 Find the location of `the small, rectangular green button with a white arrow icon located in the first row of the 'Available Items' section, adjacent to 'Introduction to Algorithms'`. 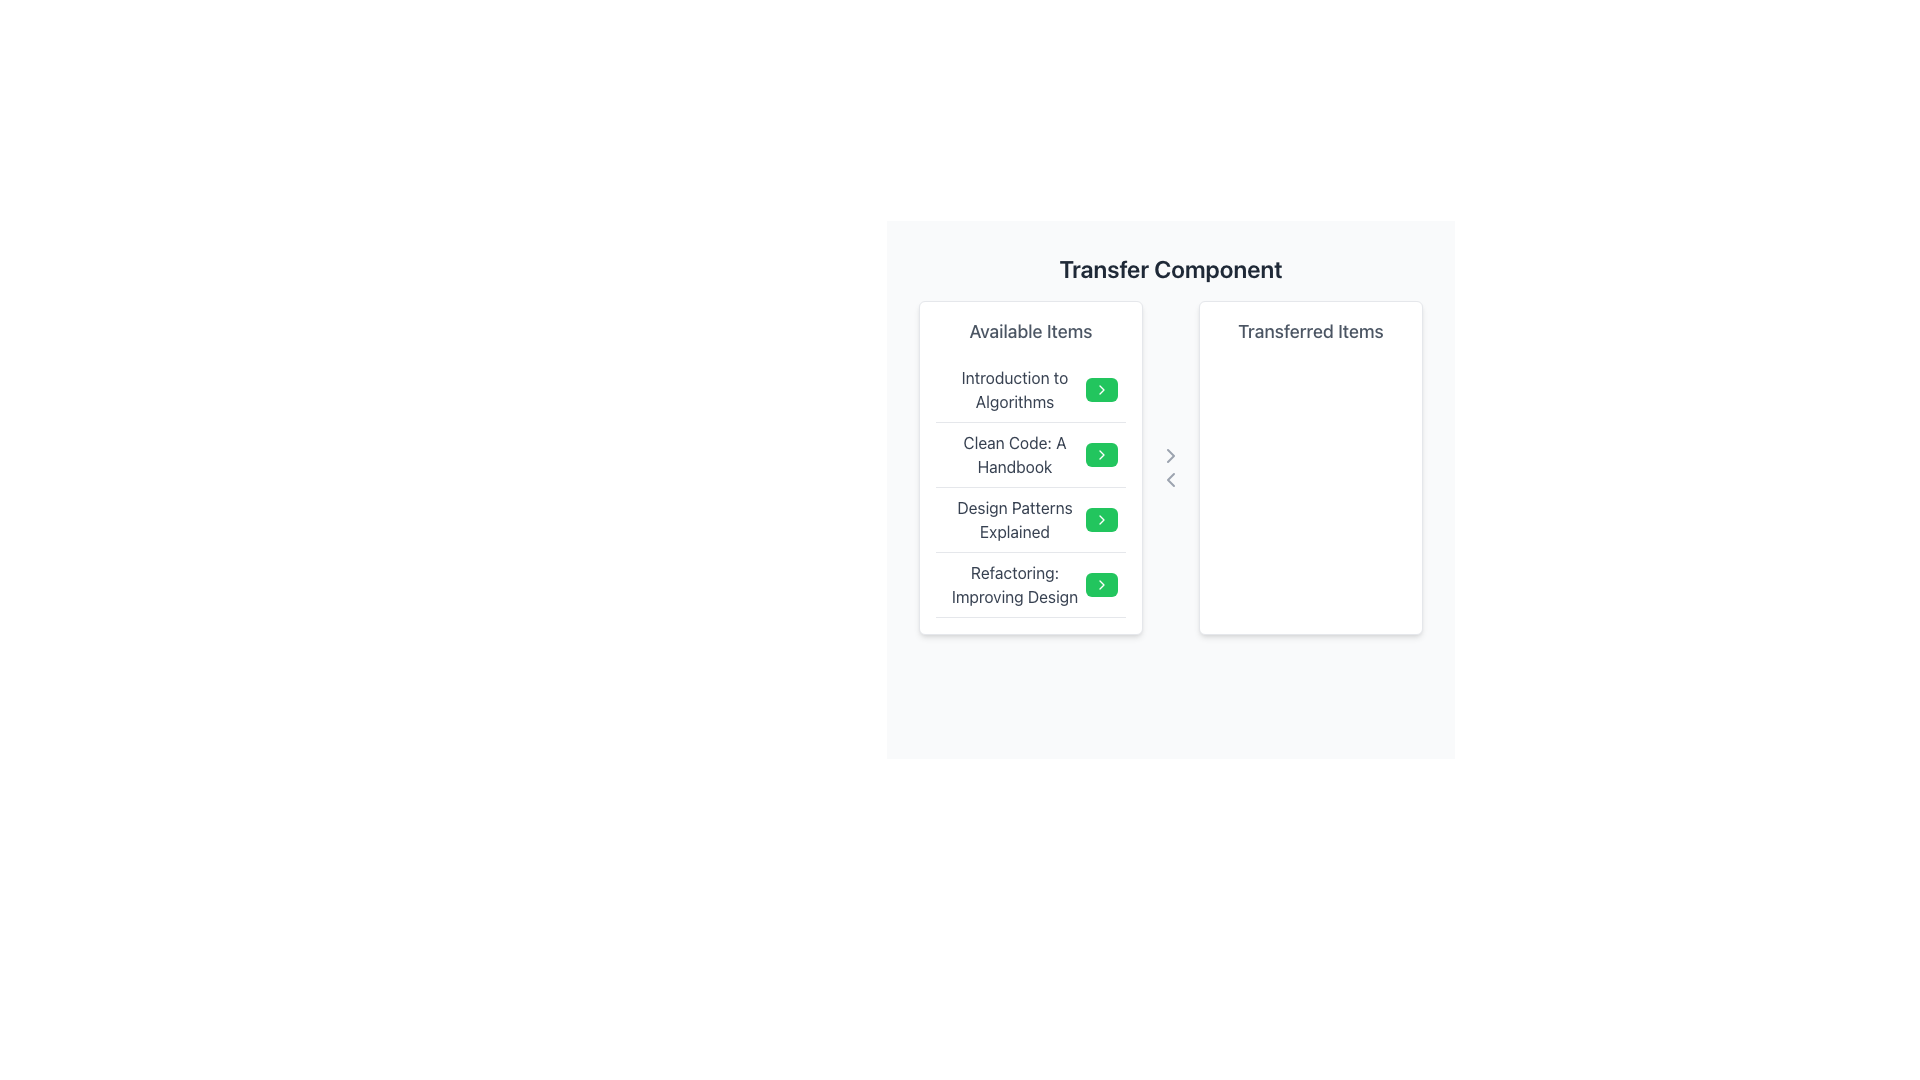

the small, rectangular green button with a white arrow icon located in the first row of the 'Available Items' section, adjacent to 'Introduction to Algorithms' is located at coordinates (1101, 389).